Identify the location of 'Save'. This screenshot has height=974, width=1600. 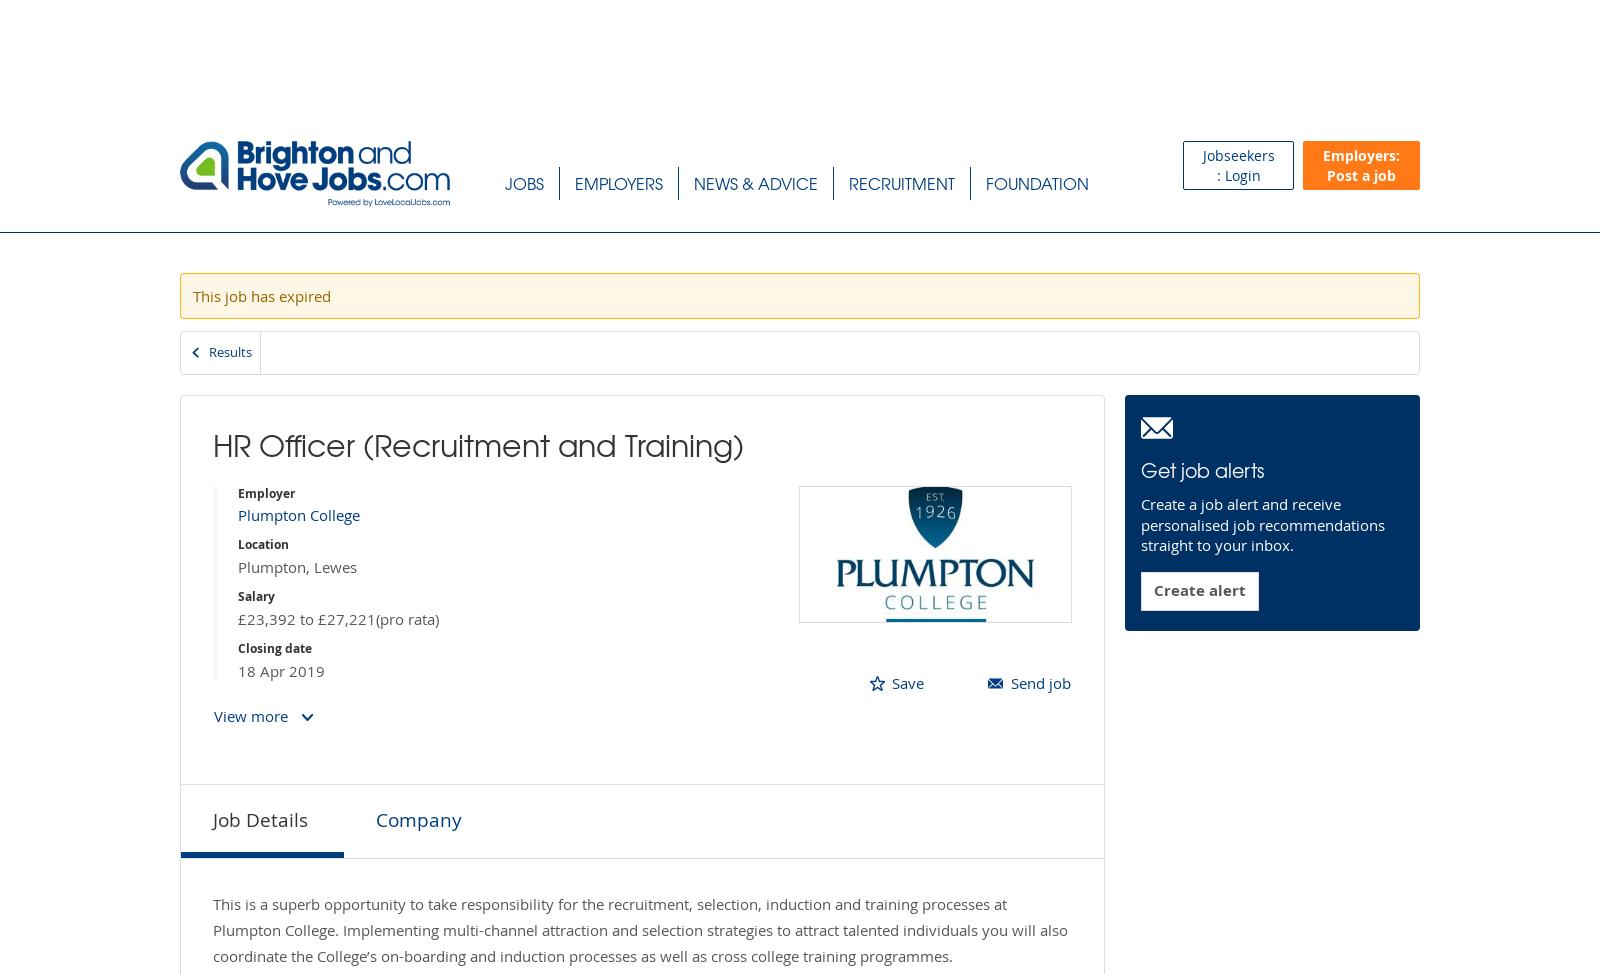
(891, 681).